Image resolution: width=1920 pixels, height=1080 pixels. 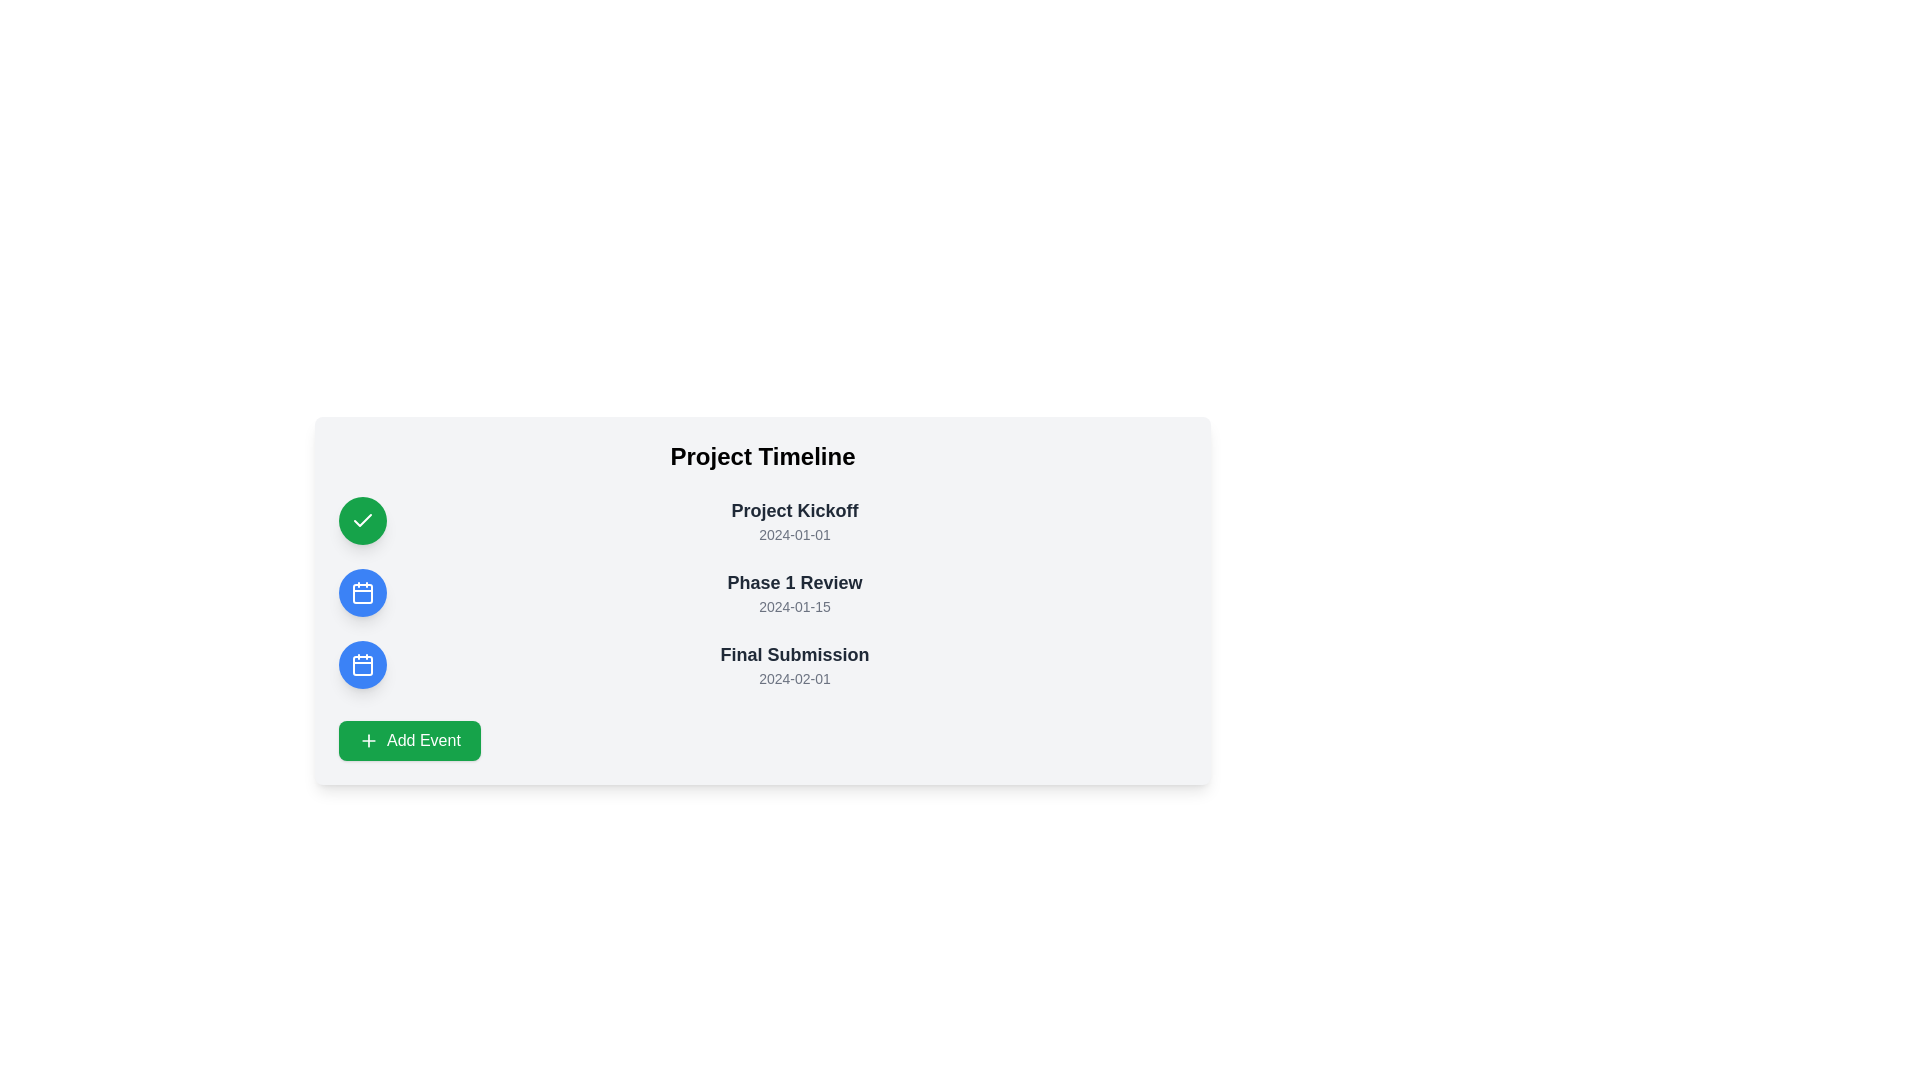 What do you see at coordinates (363, 592) in the screenshot?
I see `the blue circular button with a white calendar icon, located second from the top in a vertical stack, to interact with the associated phase` at bounding box center [363, 592].